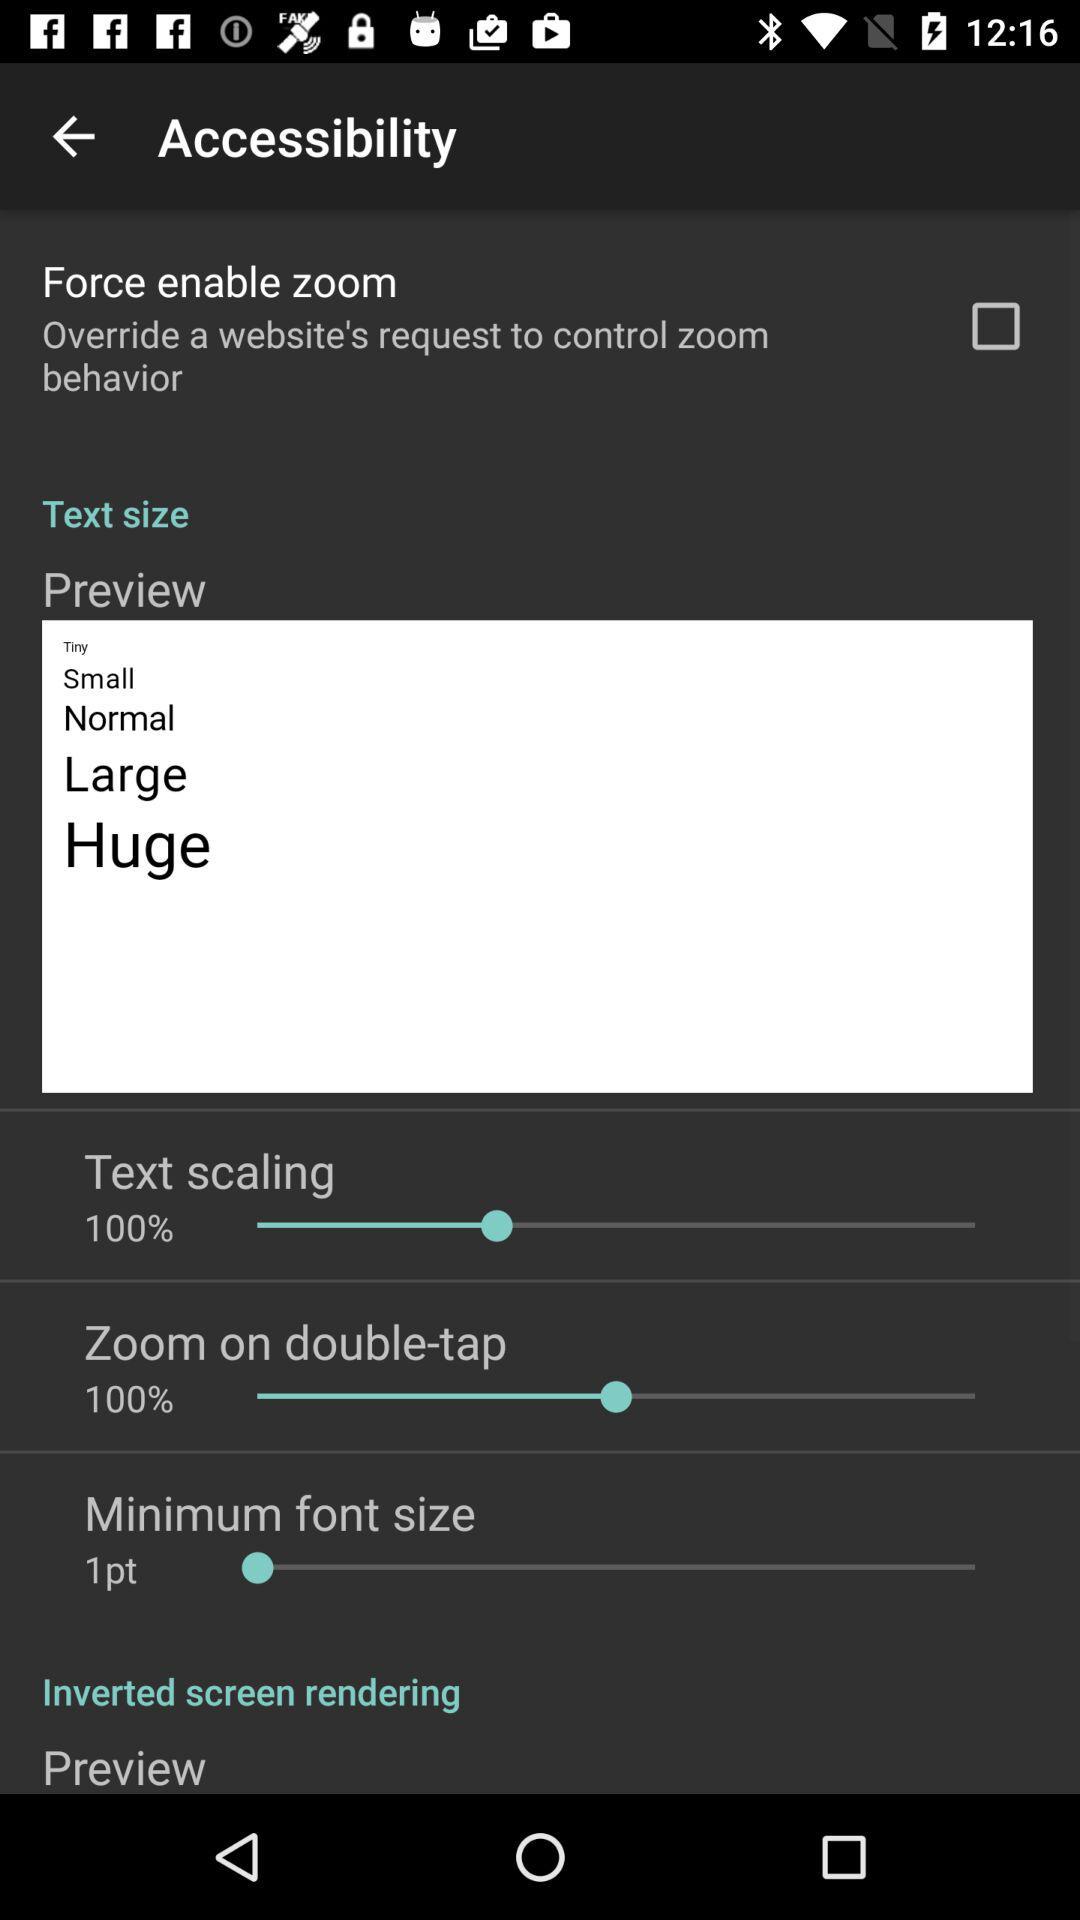 The height and width of the screenshot is (1920, 1080). What do you see at coordinates (995, 326) in the screenshot?
I see `the app next to override a website icon` at bounding box center [995, 326].